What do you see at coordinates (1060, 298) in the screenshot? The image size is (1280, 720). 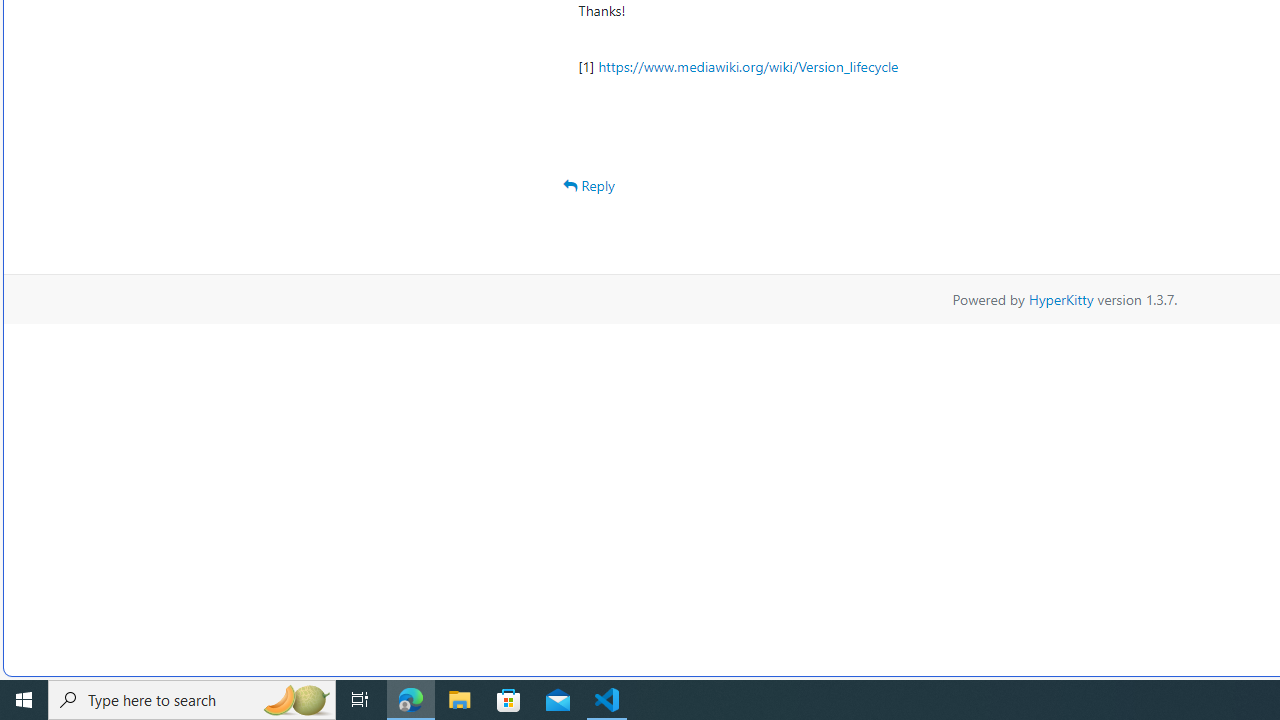 I see `'HyperKitty'` at bounding box center [1060, 298].